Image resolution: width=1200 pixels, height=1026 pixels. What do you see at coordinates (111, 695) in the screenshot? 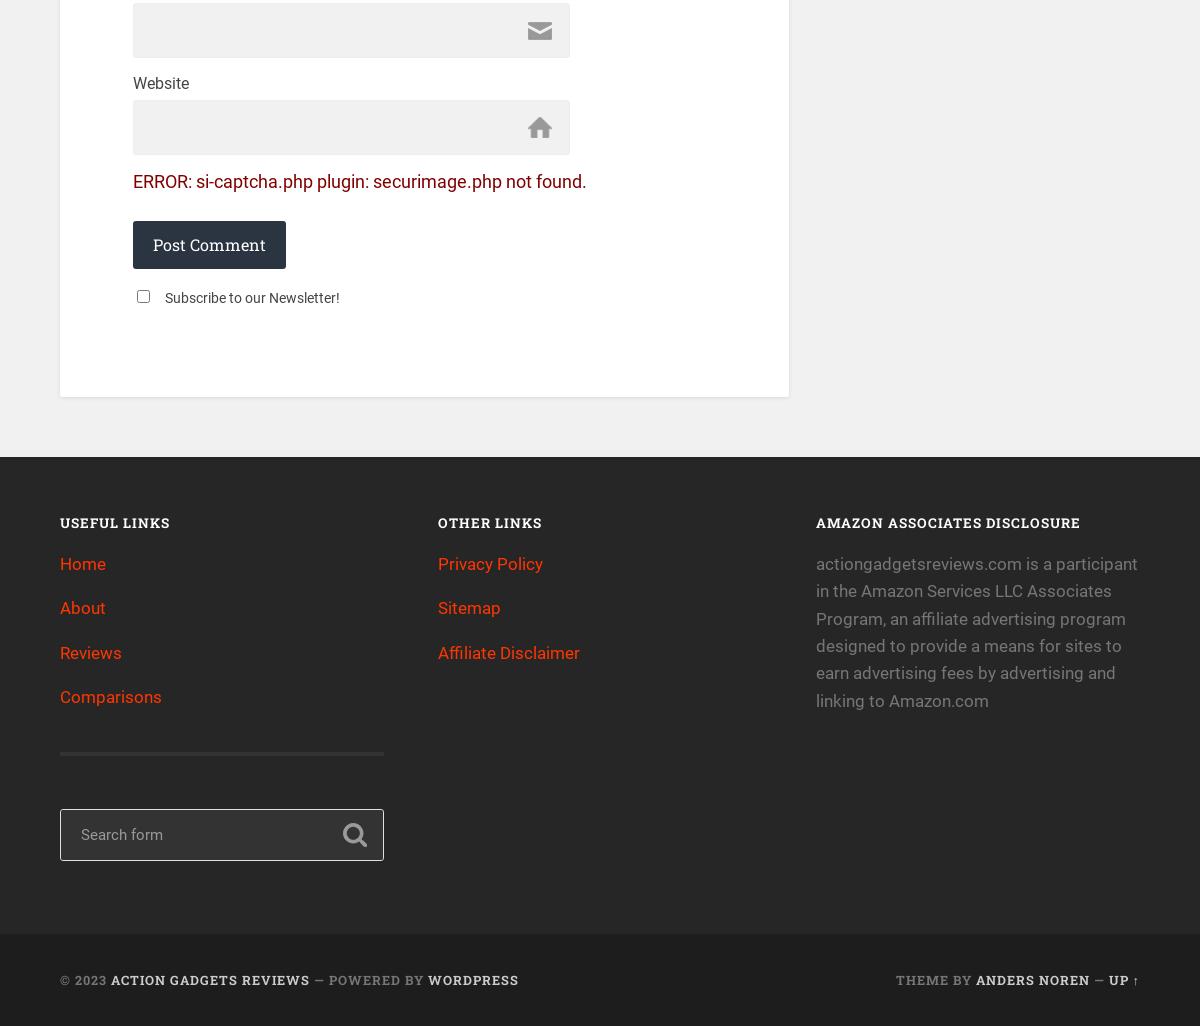
I see `'Comparisons'` at bounding box center [111, 695].